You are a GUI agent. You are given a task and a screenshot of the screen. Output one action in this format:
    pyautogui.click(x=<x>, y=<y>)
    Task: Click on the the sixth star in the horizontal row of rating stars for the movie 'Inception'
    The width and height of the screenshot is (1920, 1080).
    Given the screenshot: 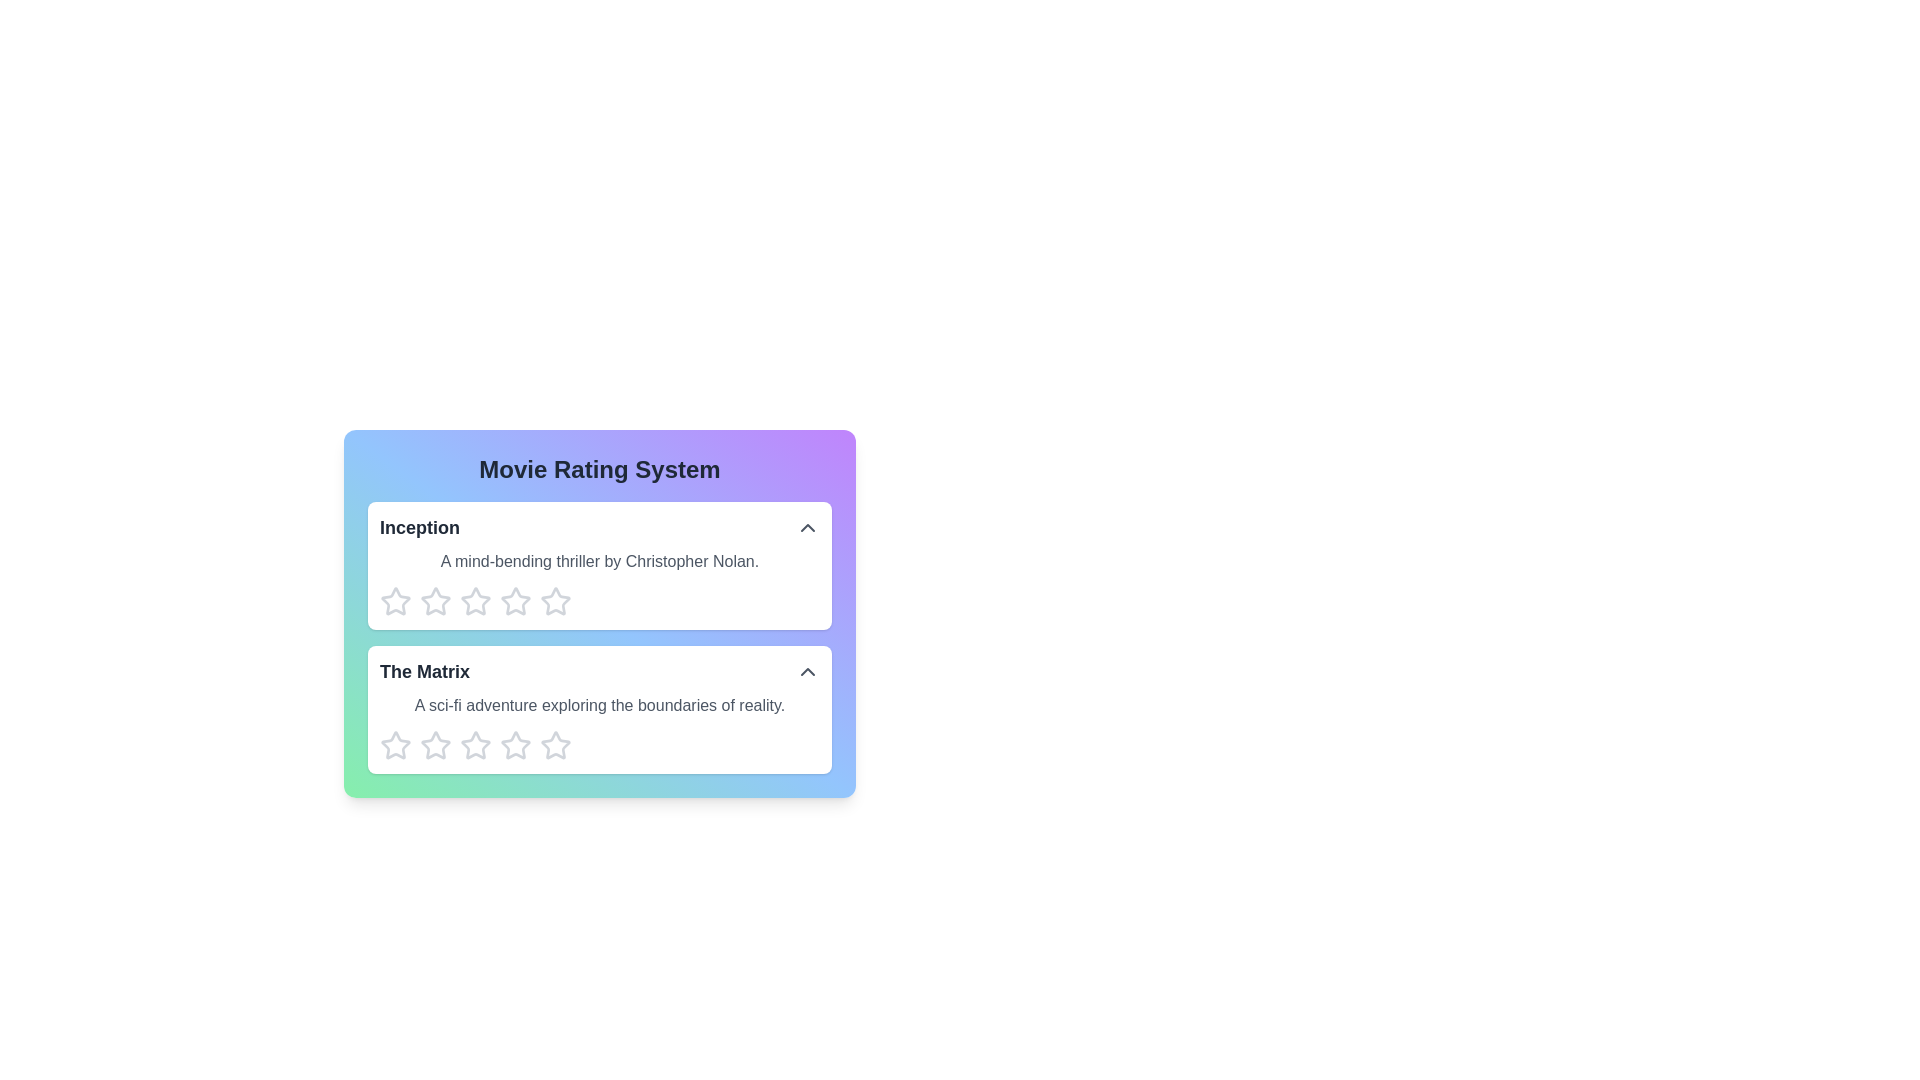 What is the action you would take?
    pyautogui.click(x=515, y=600)
    